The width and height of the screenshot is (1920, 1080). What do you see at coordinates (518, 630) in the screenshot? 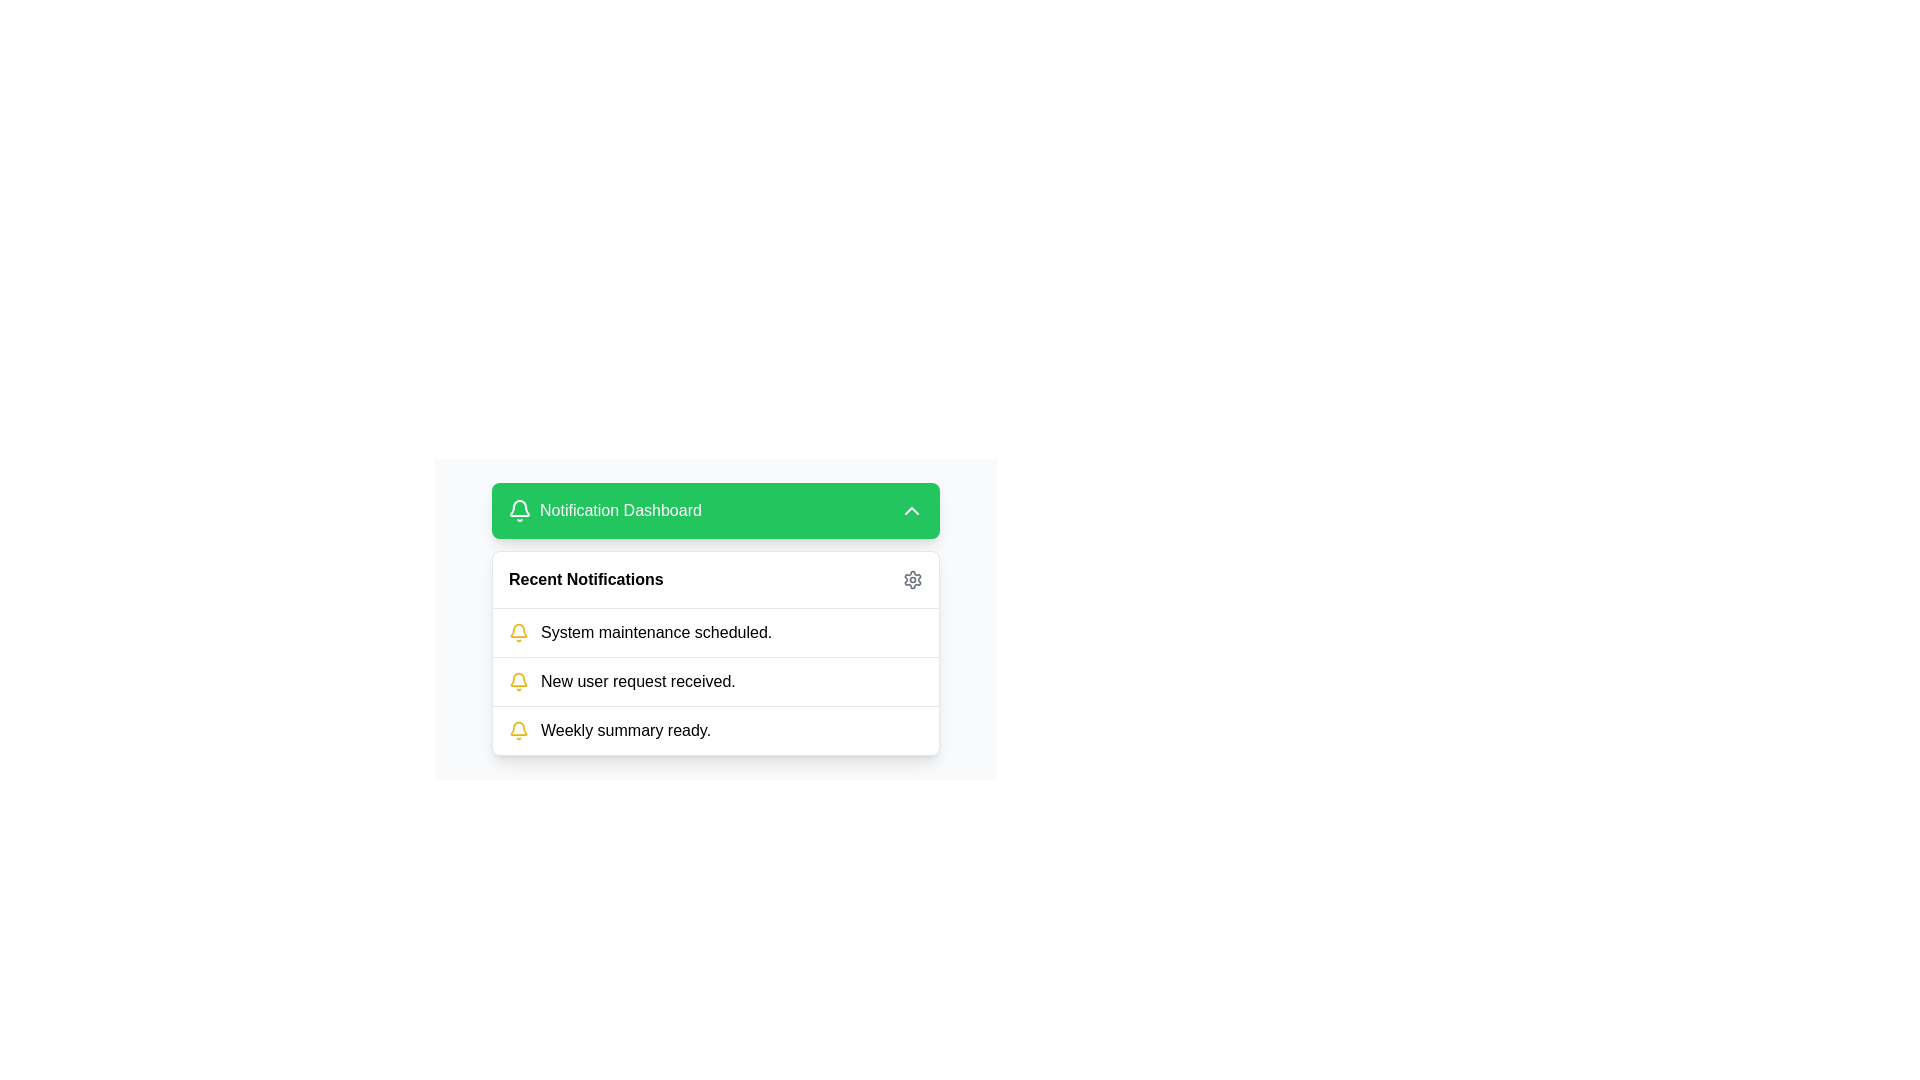
I see `the notification bell graphic in the green header bar labeled 'Notification Dashboard'` at bounding box center [518, 630].